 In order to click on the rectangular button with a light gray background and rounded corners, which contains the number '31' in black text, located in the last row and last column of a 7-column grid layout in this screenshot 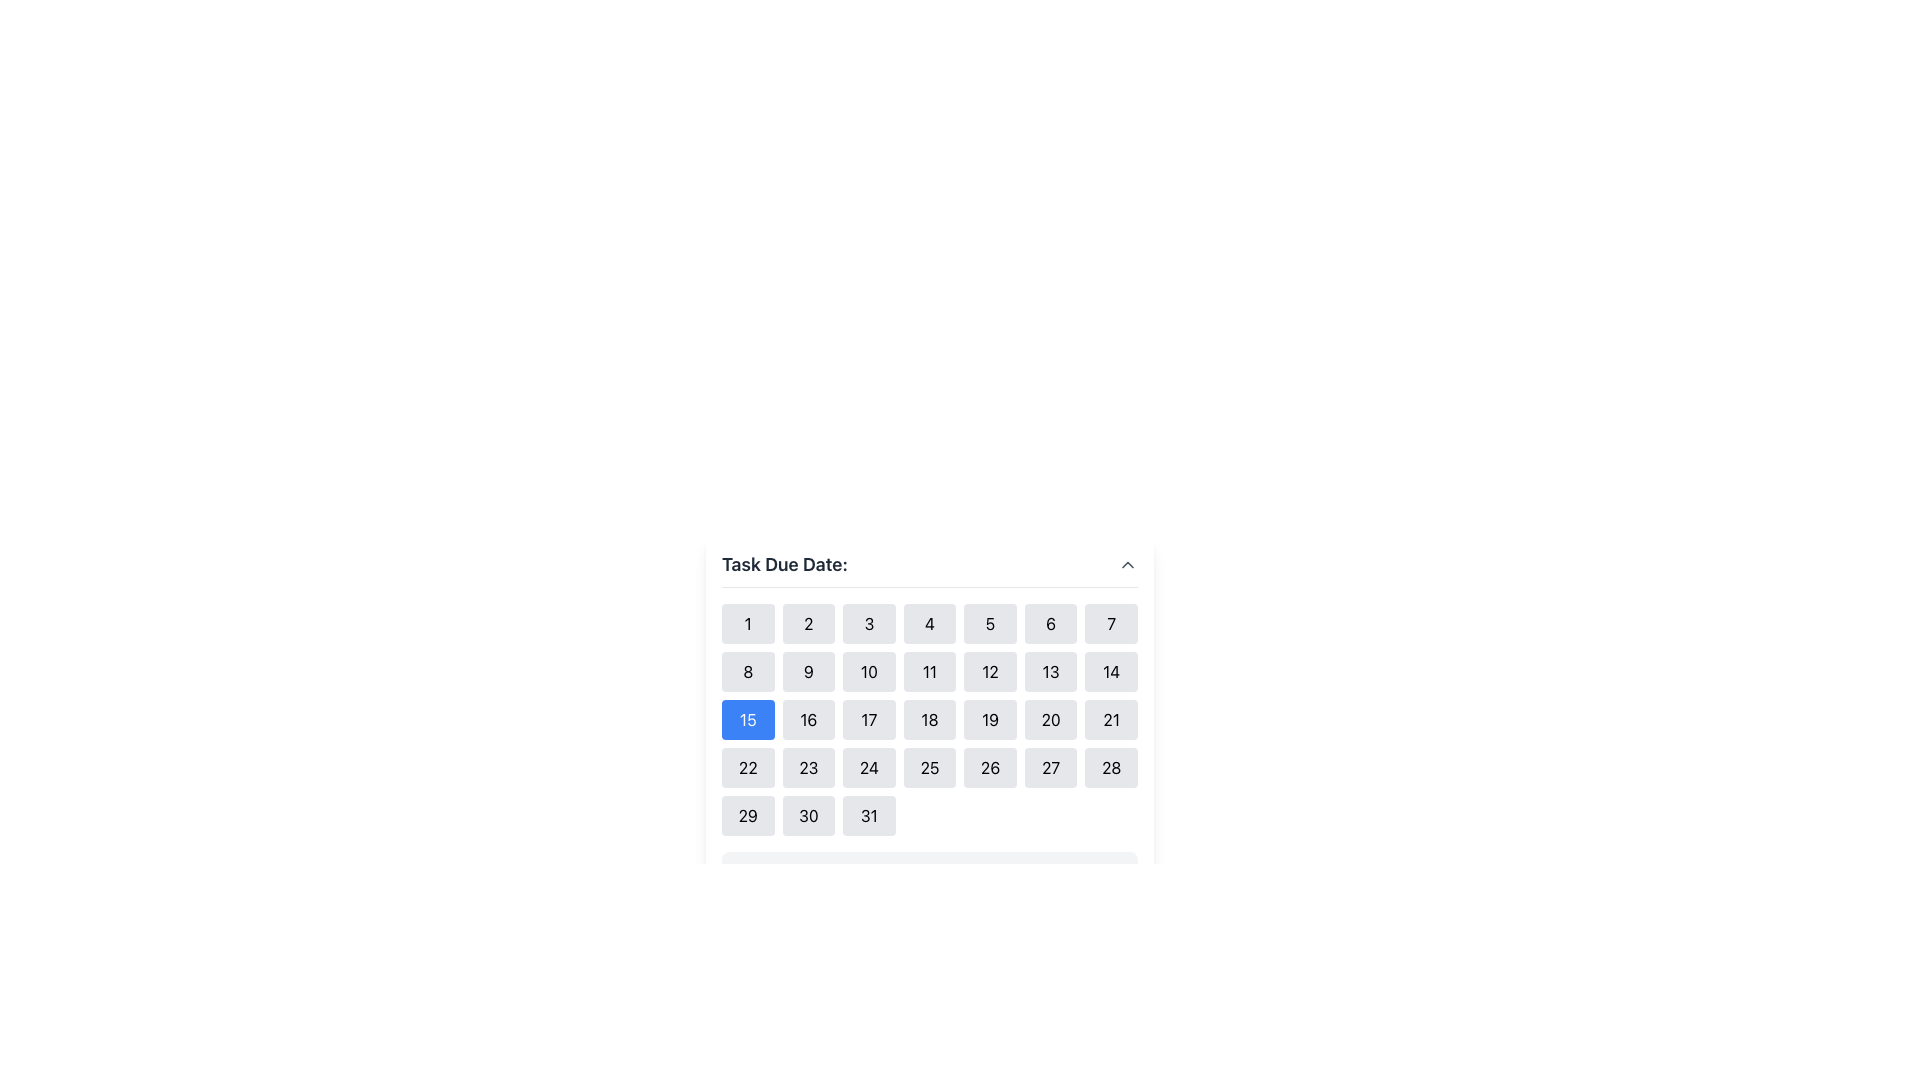, I will do `click(869, 816)`.